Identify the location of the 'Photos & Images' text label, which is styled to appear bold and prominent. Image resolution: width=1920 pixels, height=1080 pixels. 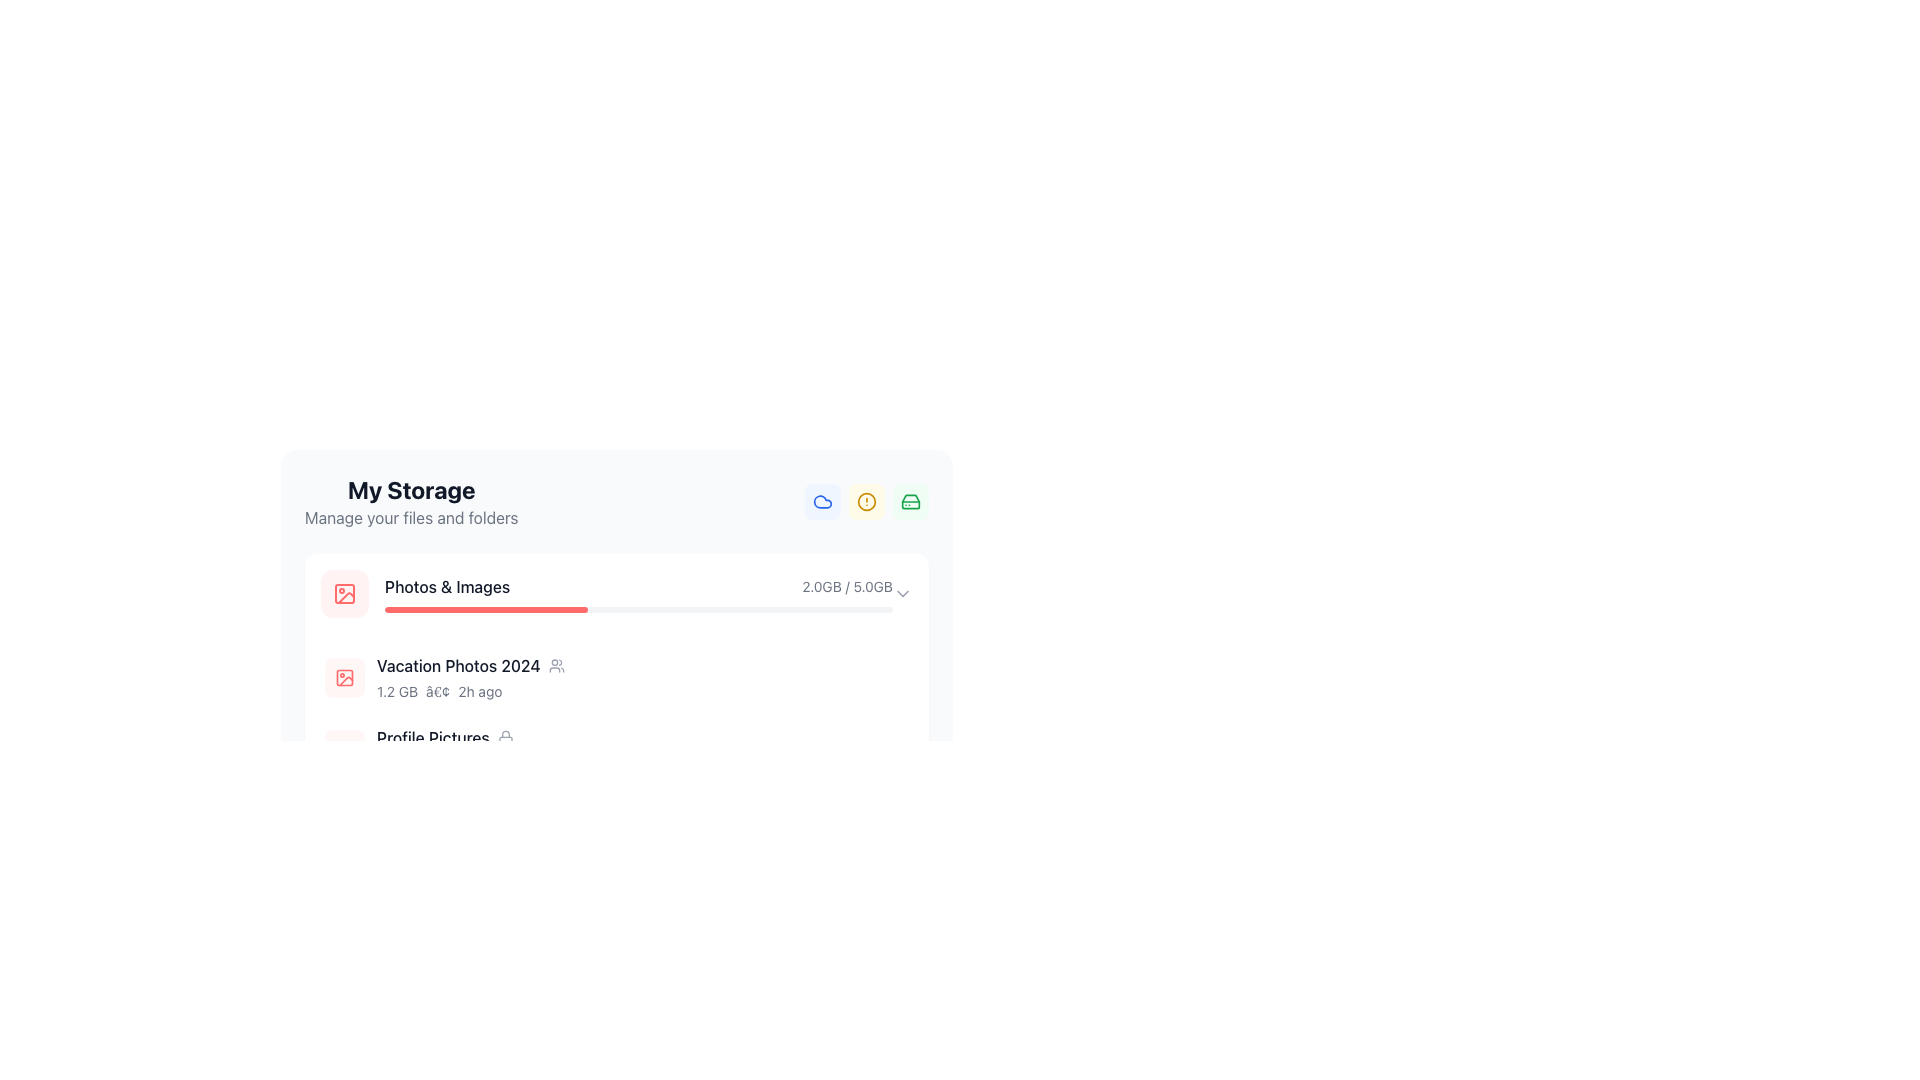
(446, 585).